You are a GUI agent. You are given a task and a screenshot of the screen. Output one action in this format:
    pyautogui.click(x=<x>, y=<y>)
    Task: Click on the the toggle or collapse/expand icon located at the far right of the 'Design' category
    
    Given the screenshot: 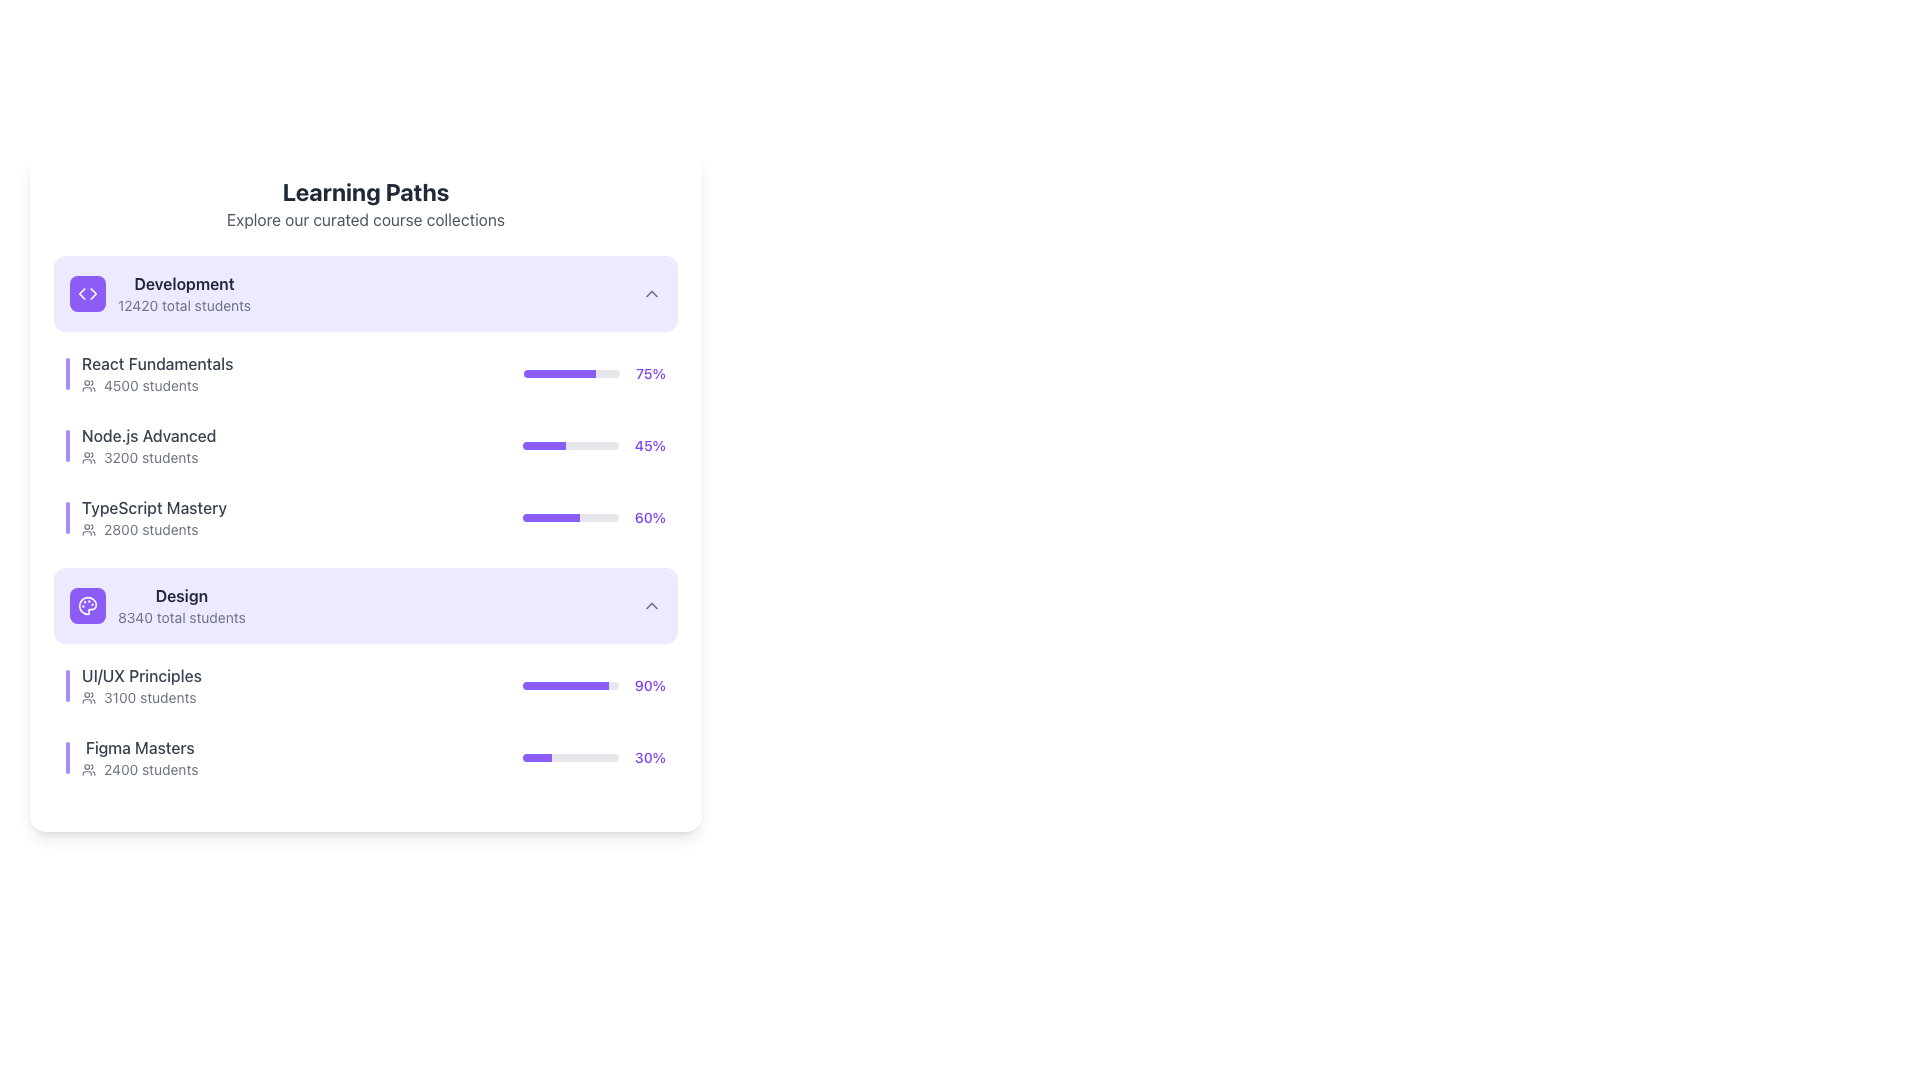 What is the action you would take?
    pyautogui.click(x=652, y=604)
    